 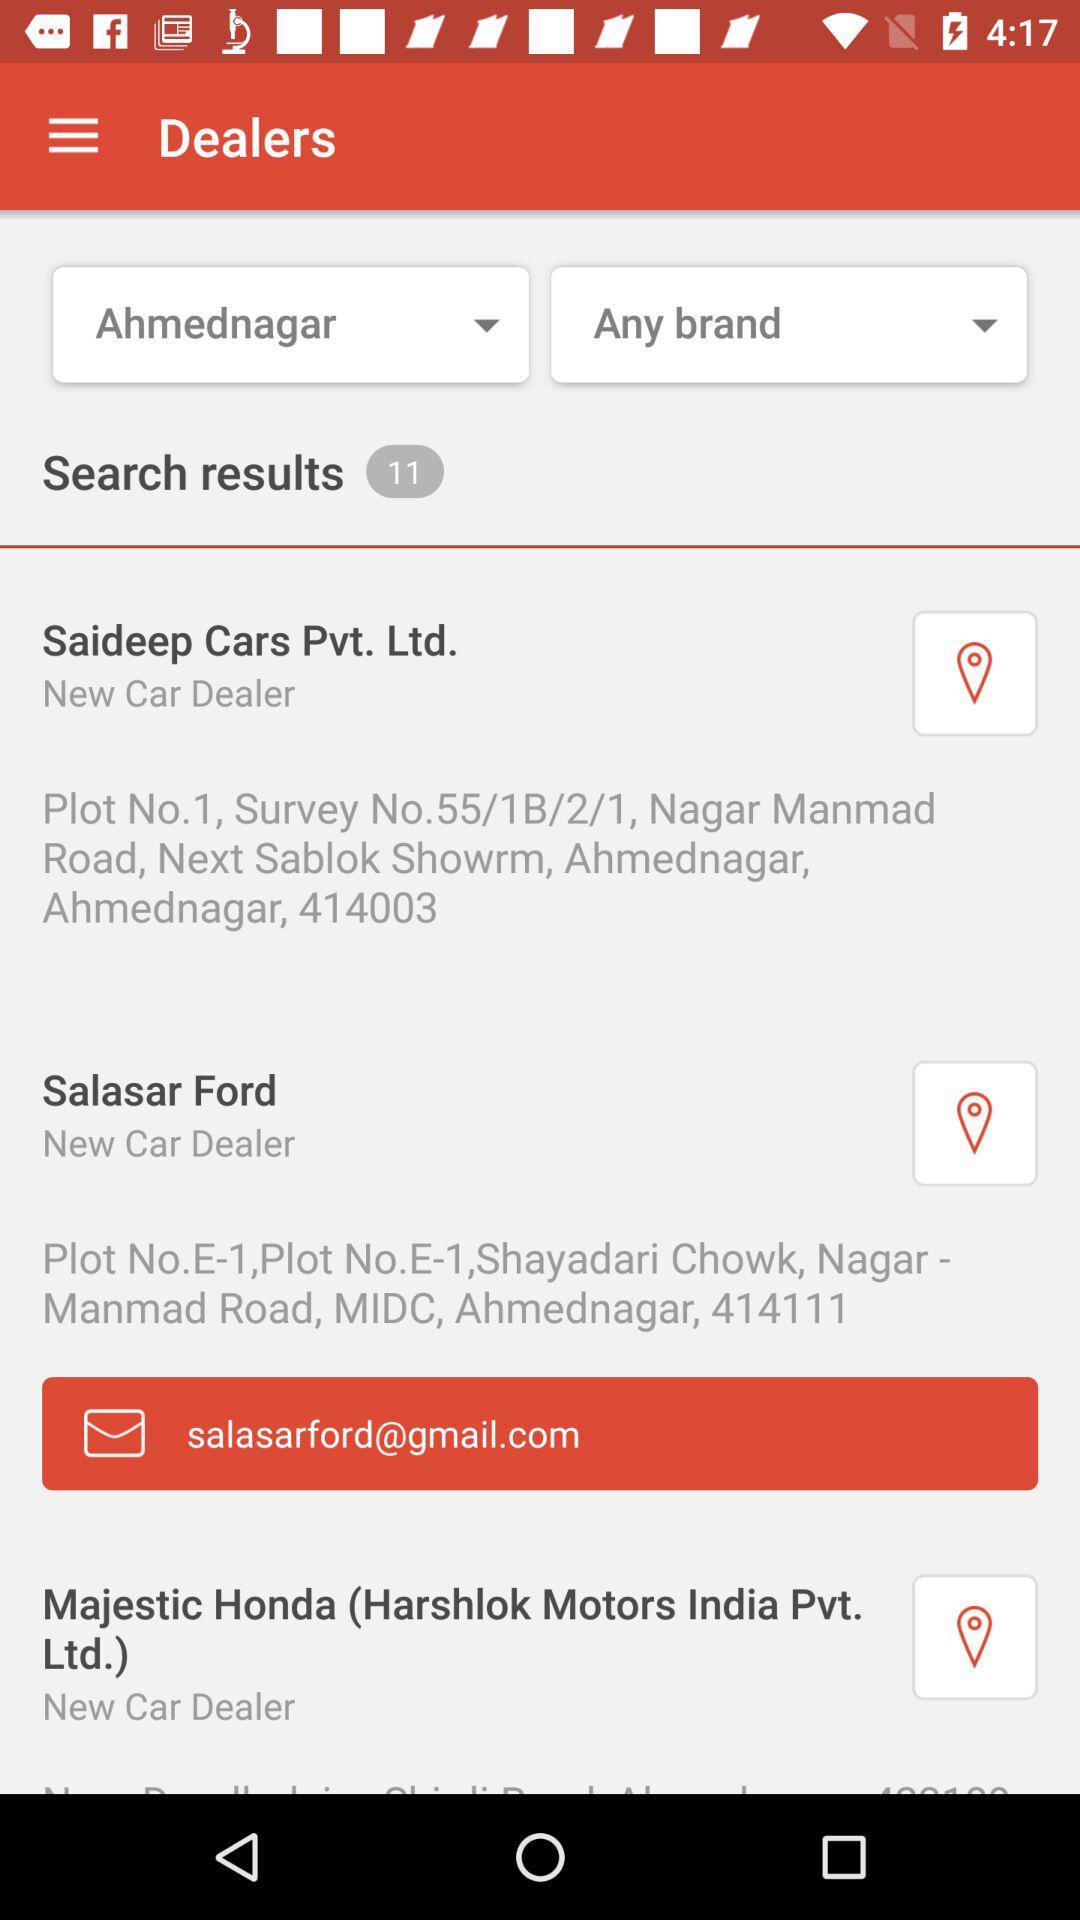 What do you see at coordinates (974, 1123) in the screenshot?
I see `show location` at bounding box center [974, 1123].